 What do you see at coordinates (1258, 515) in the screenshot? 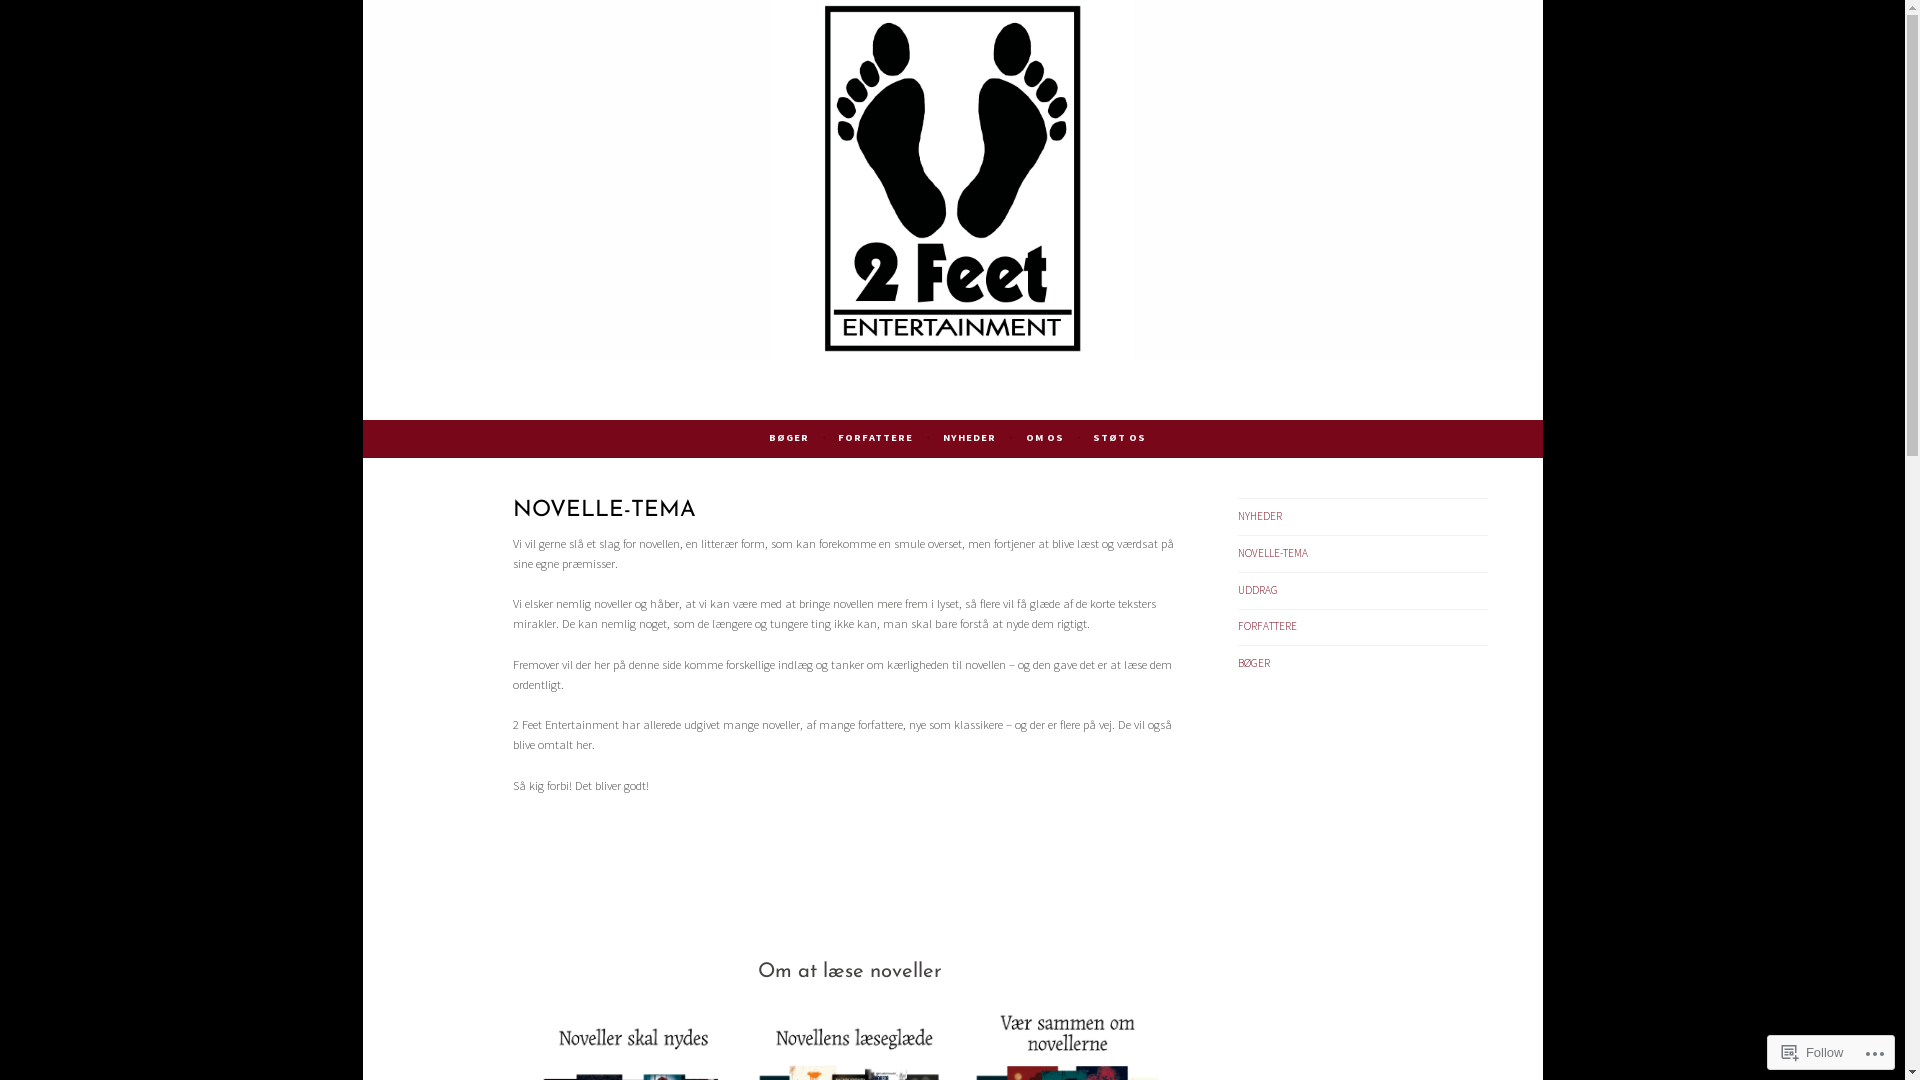
I see `'NYHEDER'` at bounding box center [1258, 515].